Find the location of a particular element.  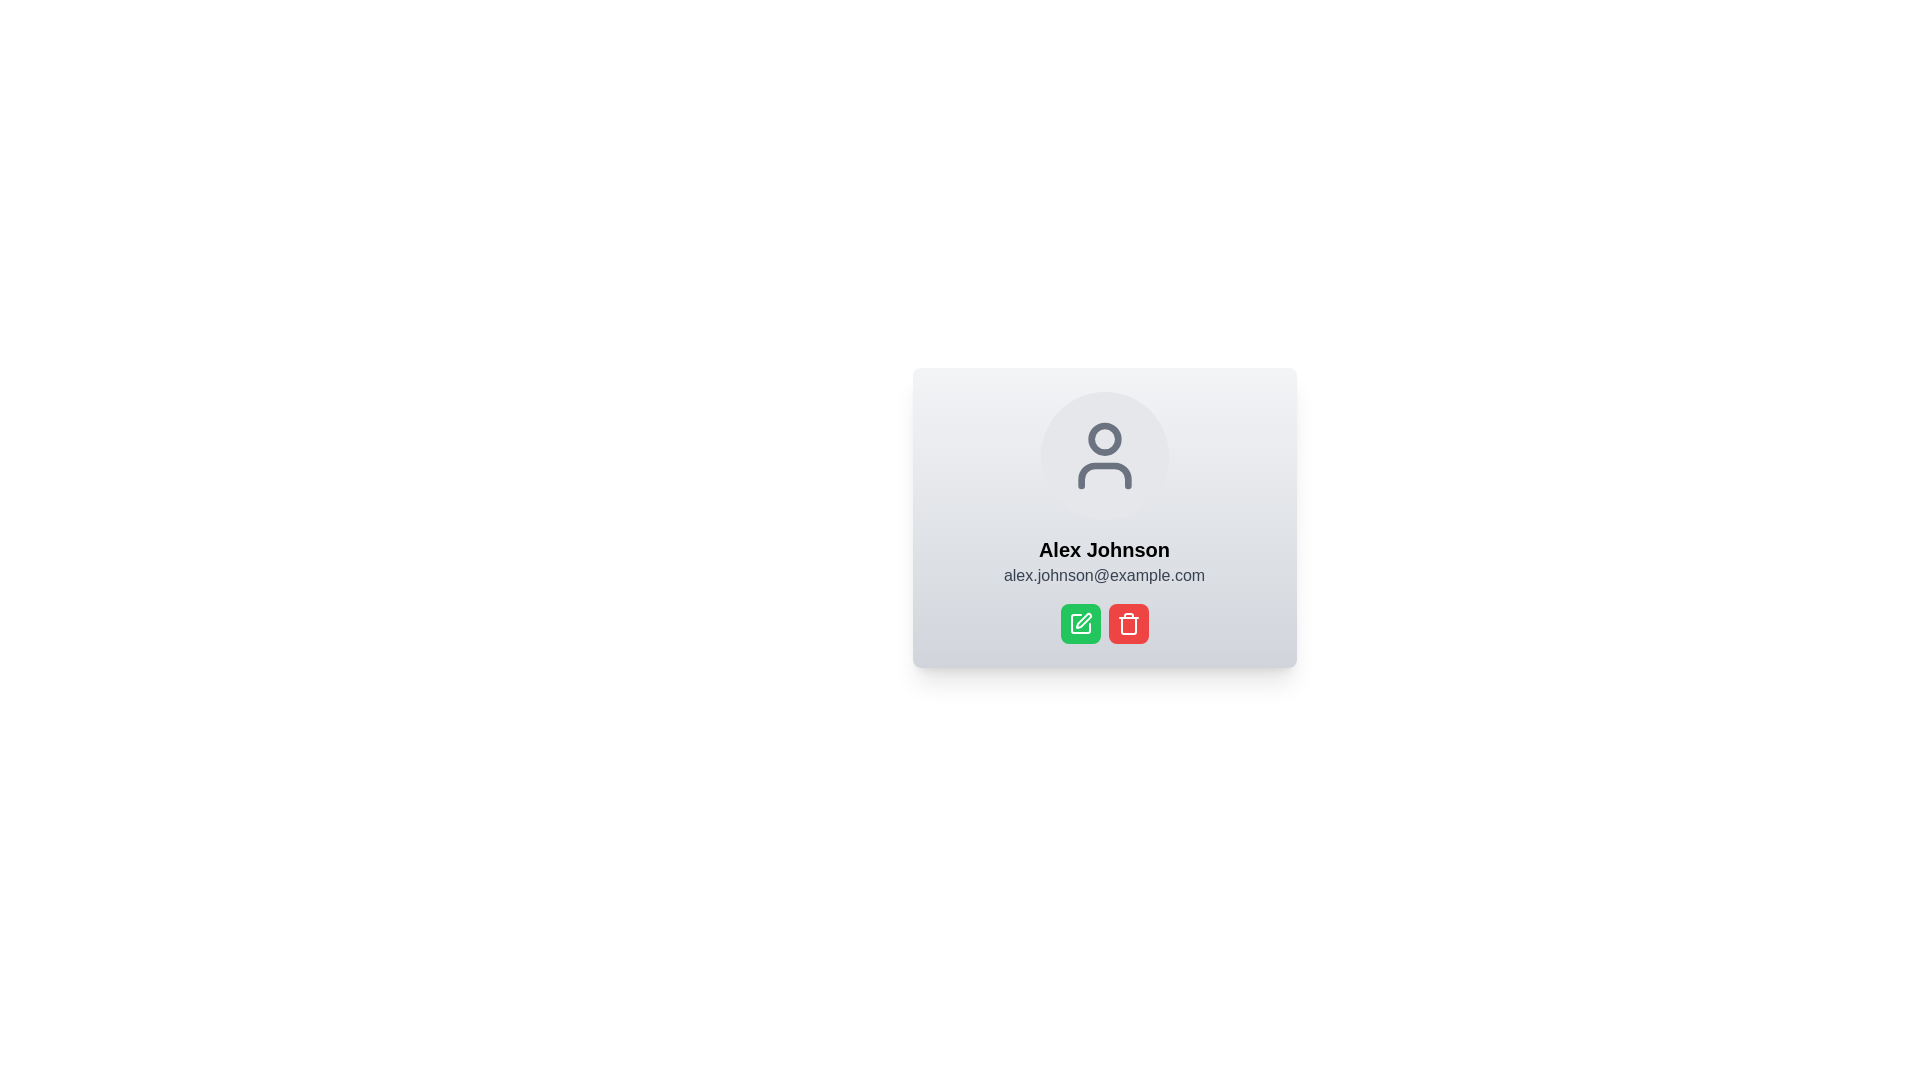

the static text displaying the user's email address, located at the center-bottom of the profile card below the name 'Alex Johnson' is located at coordinates (1103, 575).